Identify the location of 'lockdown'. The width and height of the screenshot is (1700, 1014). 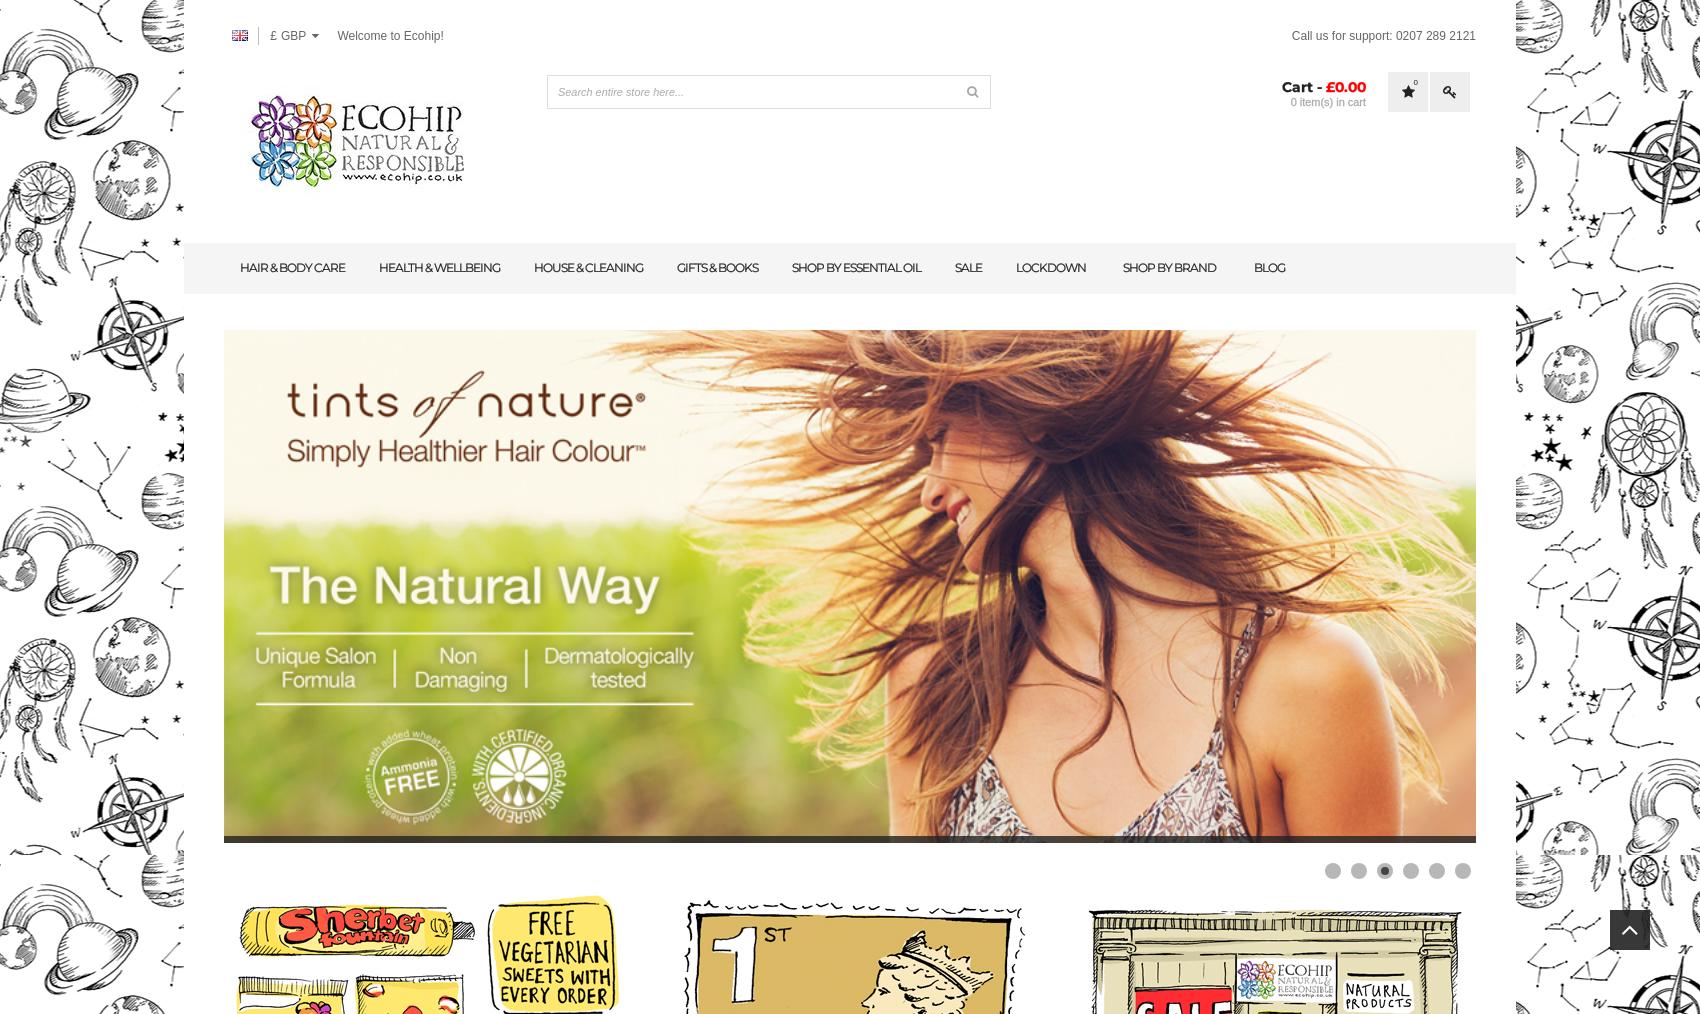
(1049, 267).